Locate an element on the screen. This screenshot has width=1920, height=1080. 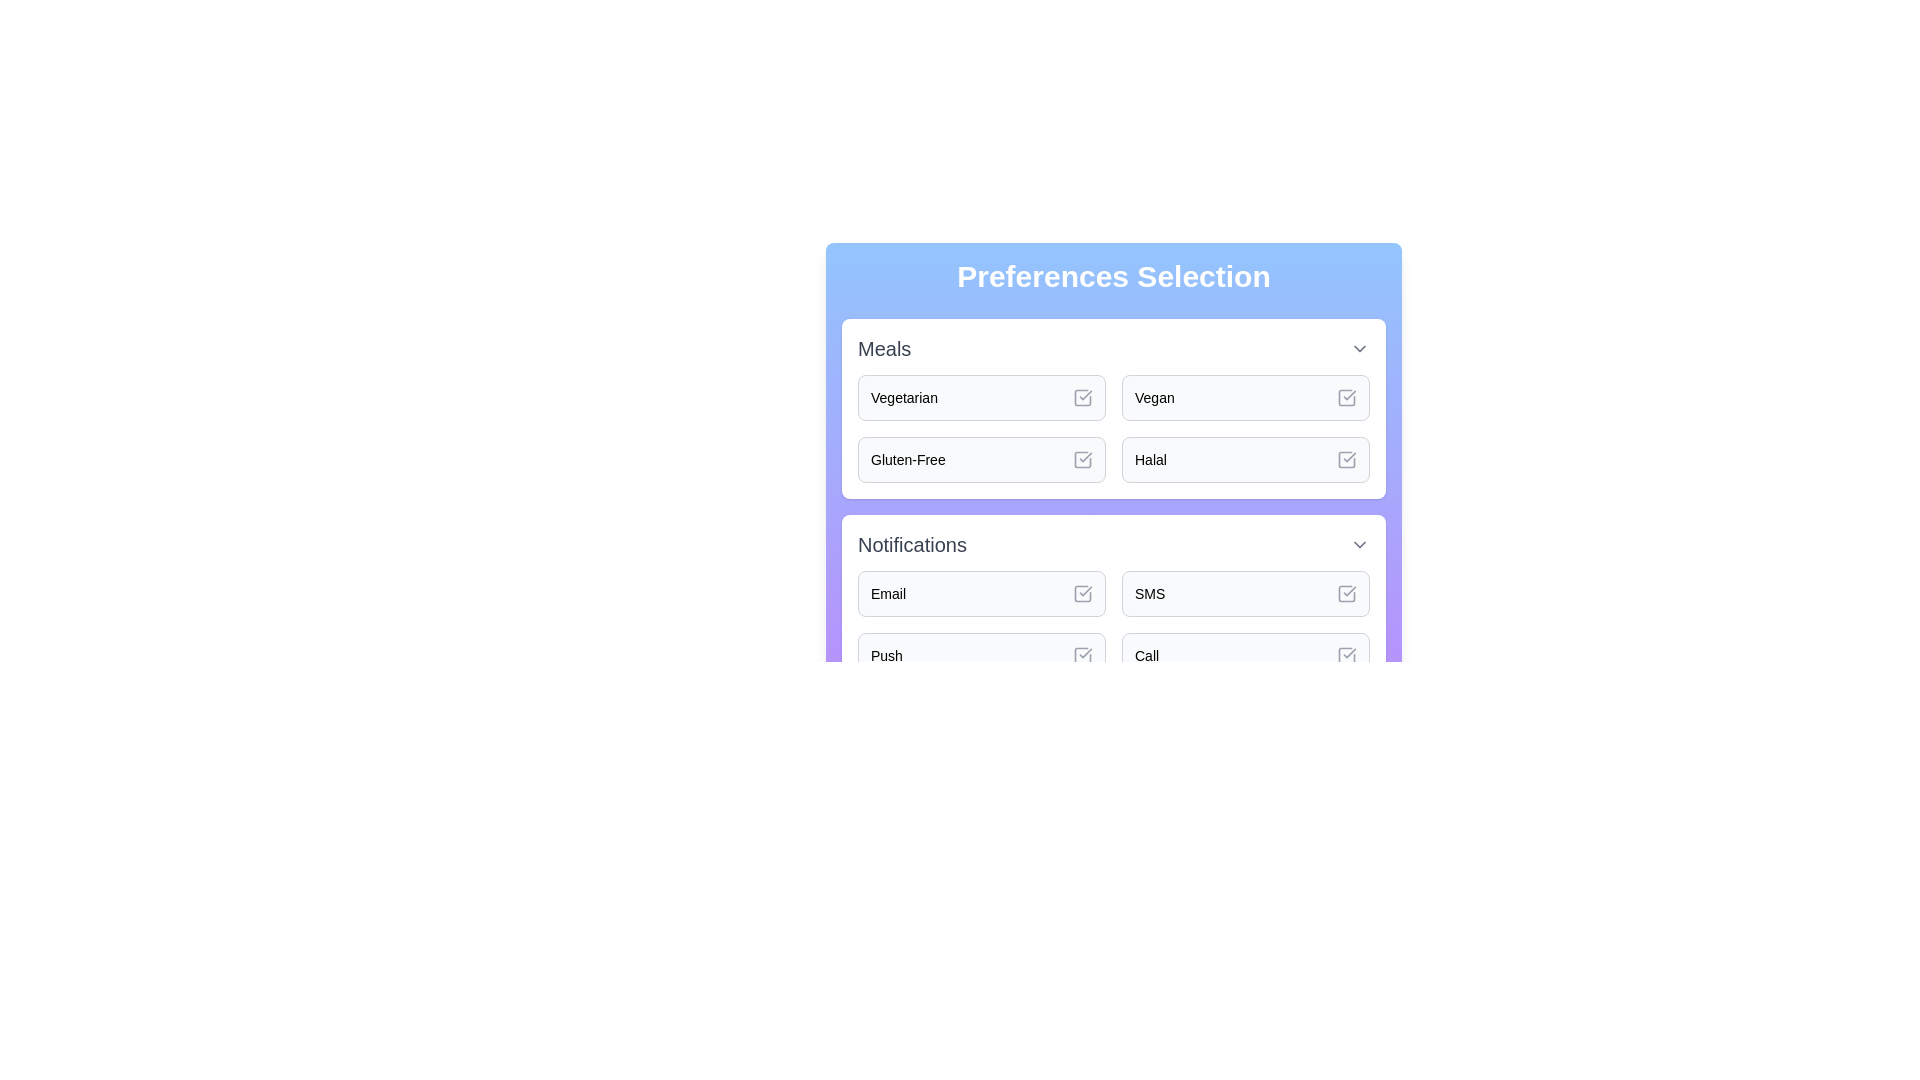
the checkbox icon with a checkmark inside, located to the right of the 'Push' label in the 'Notifications' section of the preferences selection panel is located at coordinates (1082, 655).